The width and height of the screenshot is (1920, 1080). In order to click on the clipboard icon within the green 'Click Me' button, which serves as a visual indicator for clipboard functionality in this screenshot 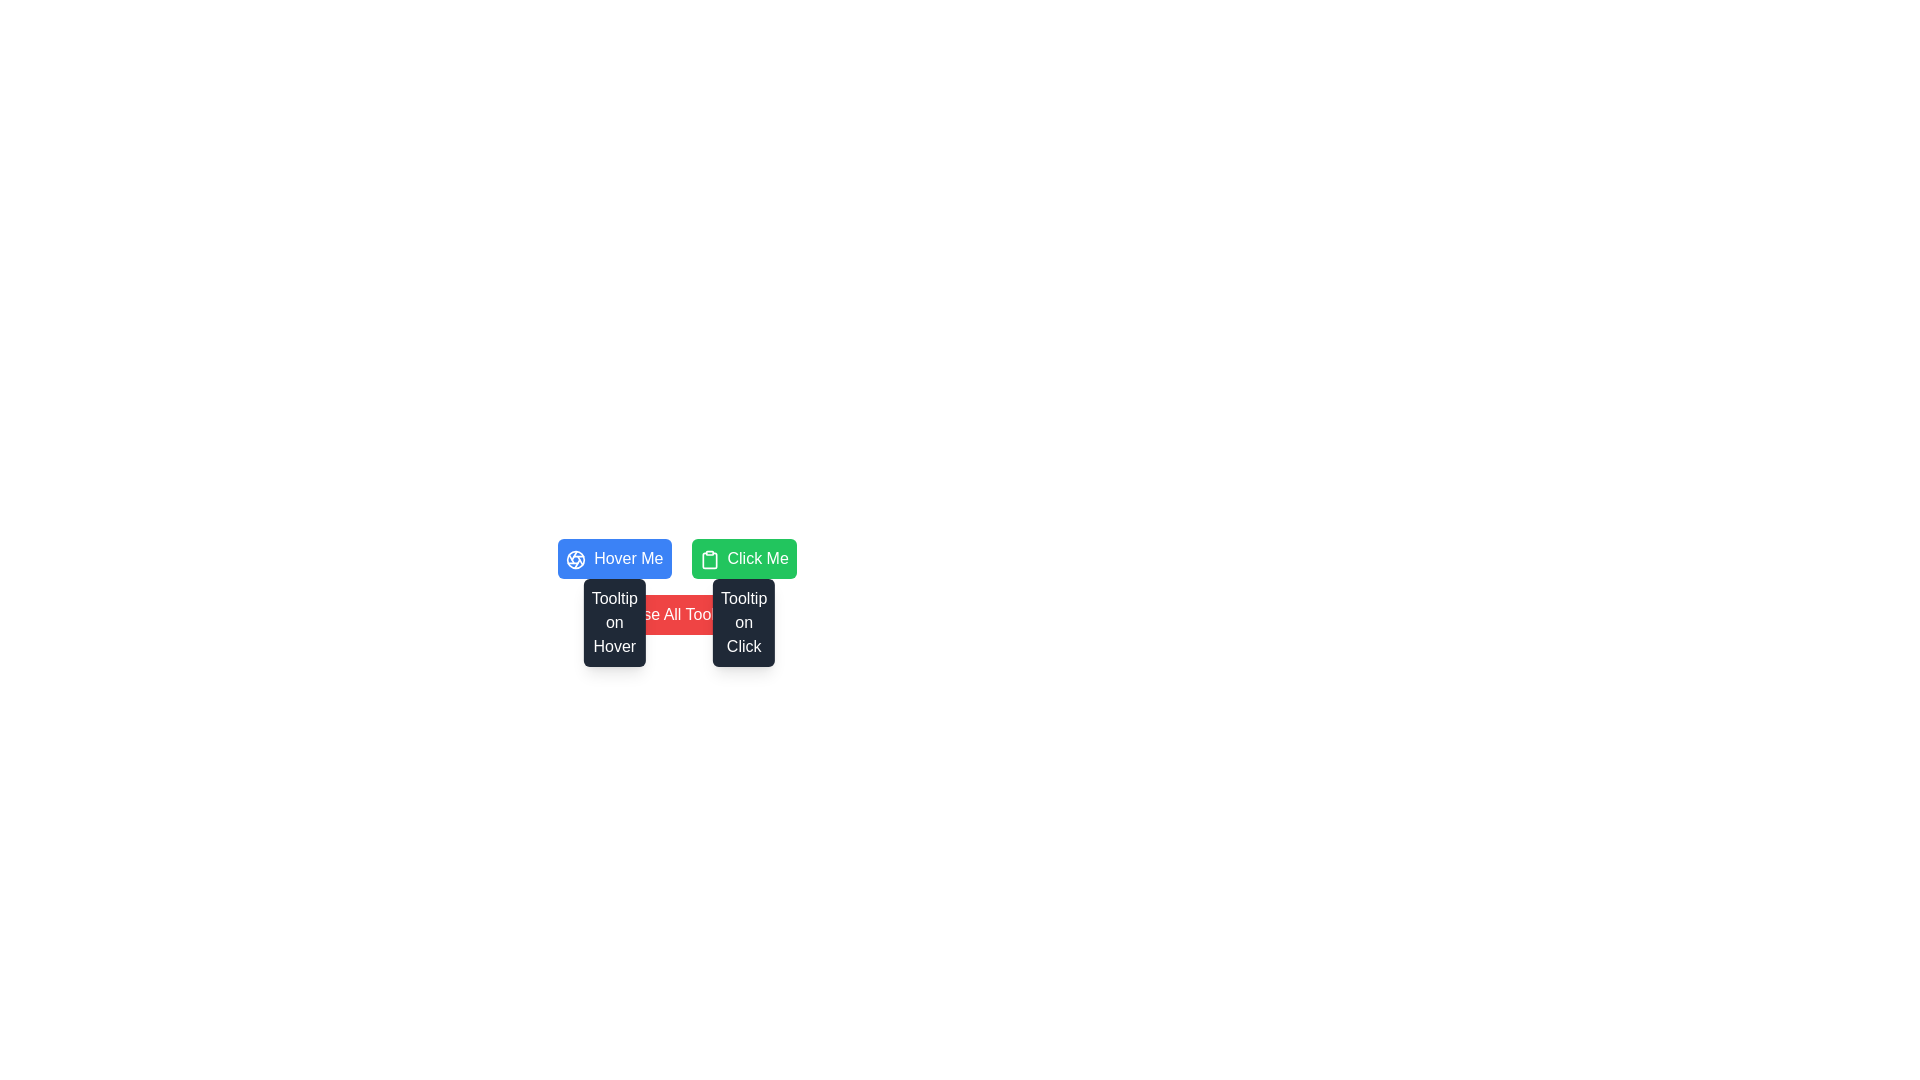, I will do `click(709, 559)`.